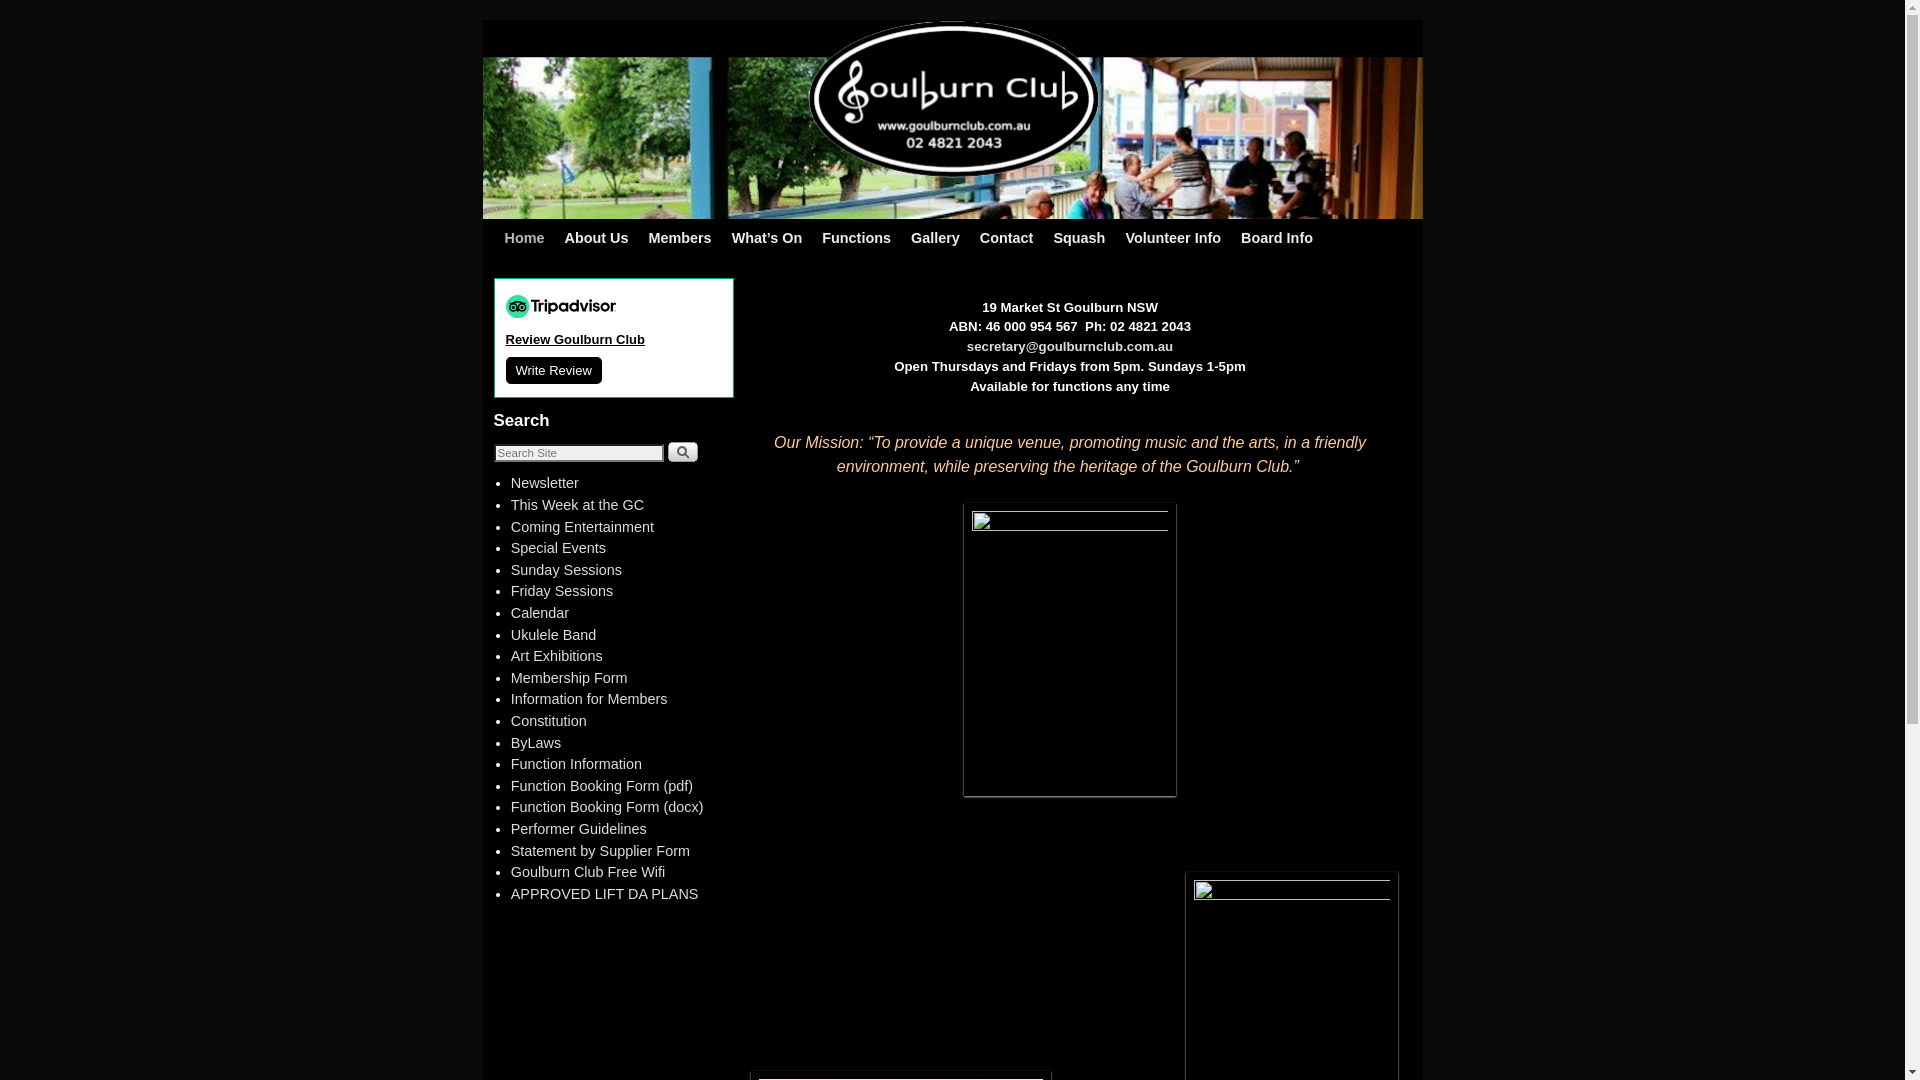 The width and height of the screenshot is (1920, 1080). What do you see at coordinates (548, 721) in the screenshot?
I see `'Constitution'` at bounding box center [548, 721].